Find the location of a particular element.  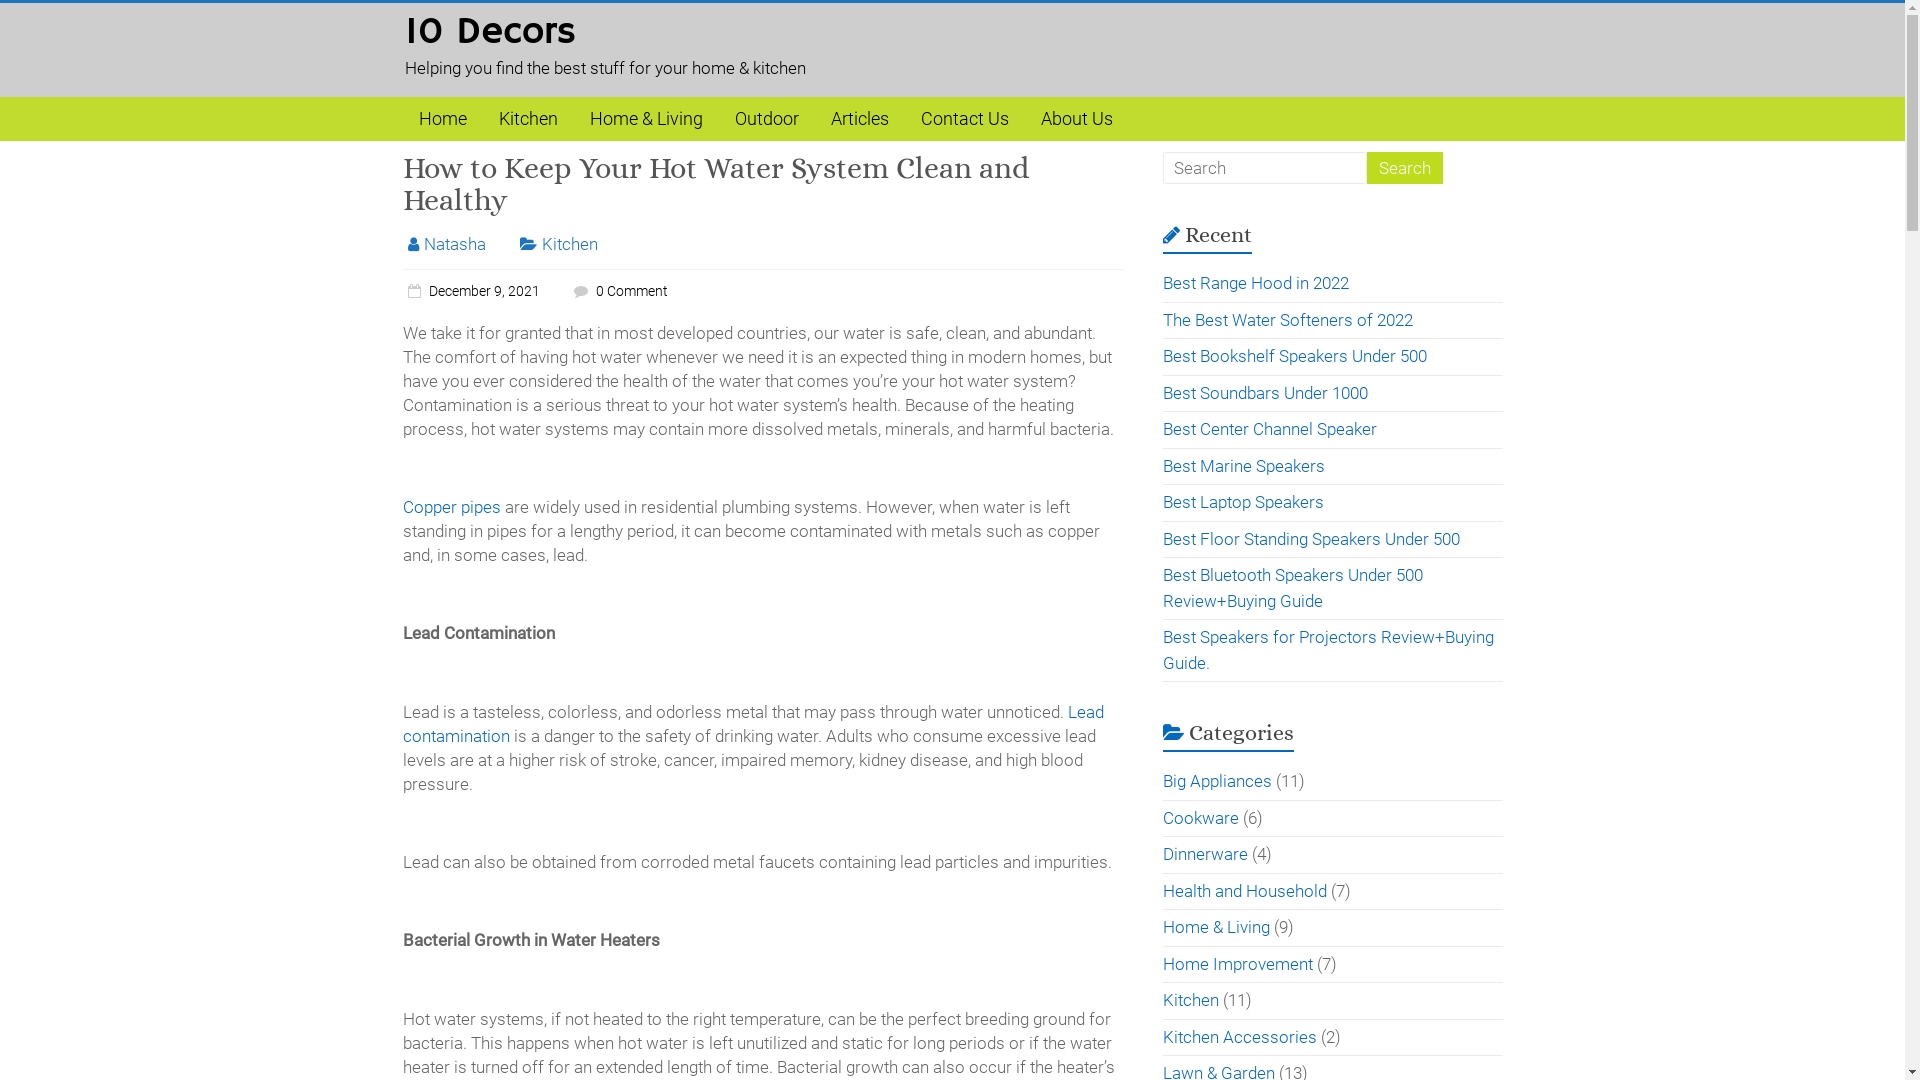

'Home & Living' is located at coordinates (646, 119).